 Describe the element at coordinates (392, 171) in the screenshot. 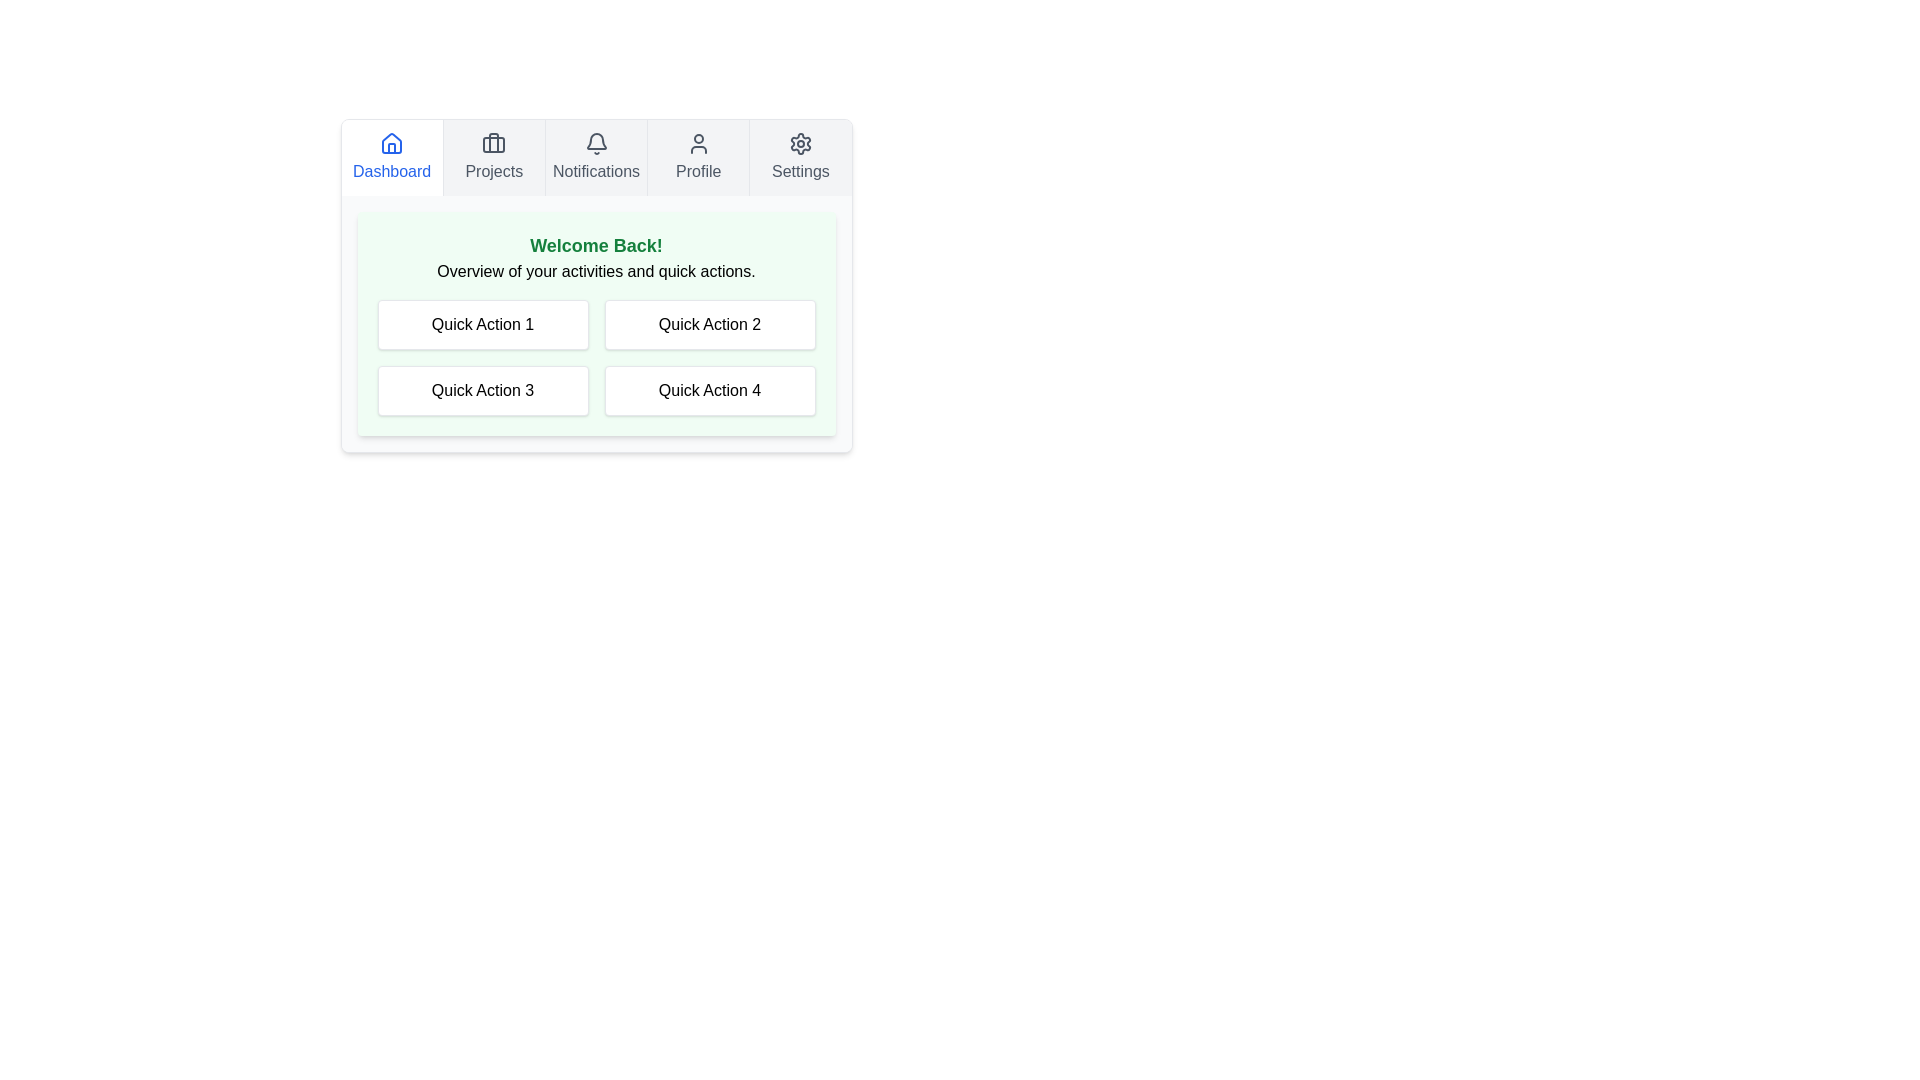

I see `the 'Dashboard' text label in the navigation menu` at that location.